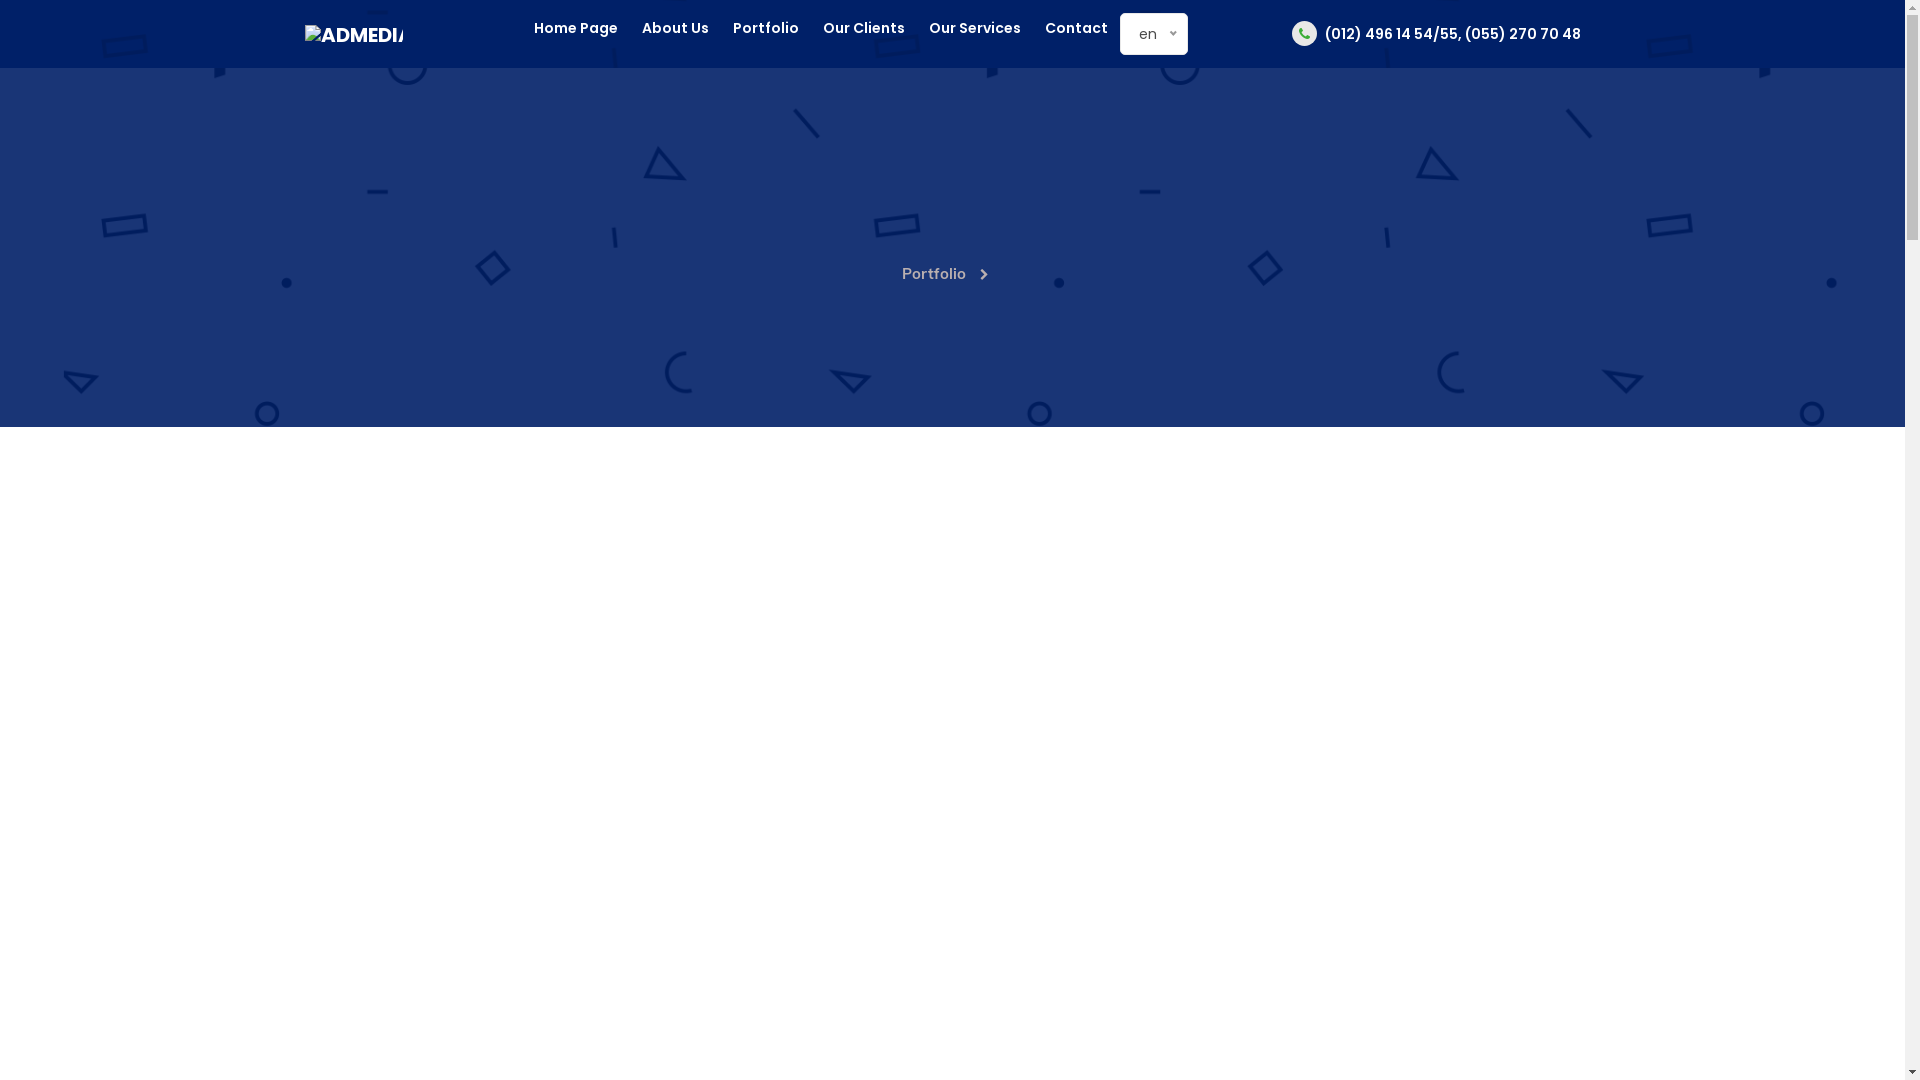 Image resolution: width=1920 pixels, height=1080 pixels. What do you see at coordinates (1138, 34) in the screenshot?
I see `'en'` at bounding box center [1138, 34].